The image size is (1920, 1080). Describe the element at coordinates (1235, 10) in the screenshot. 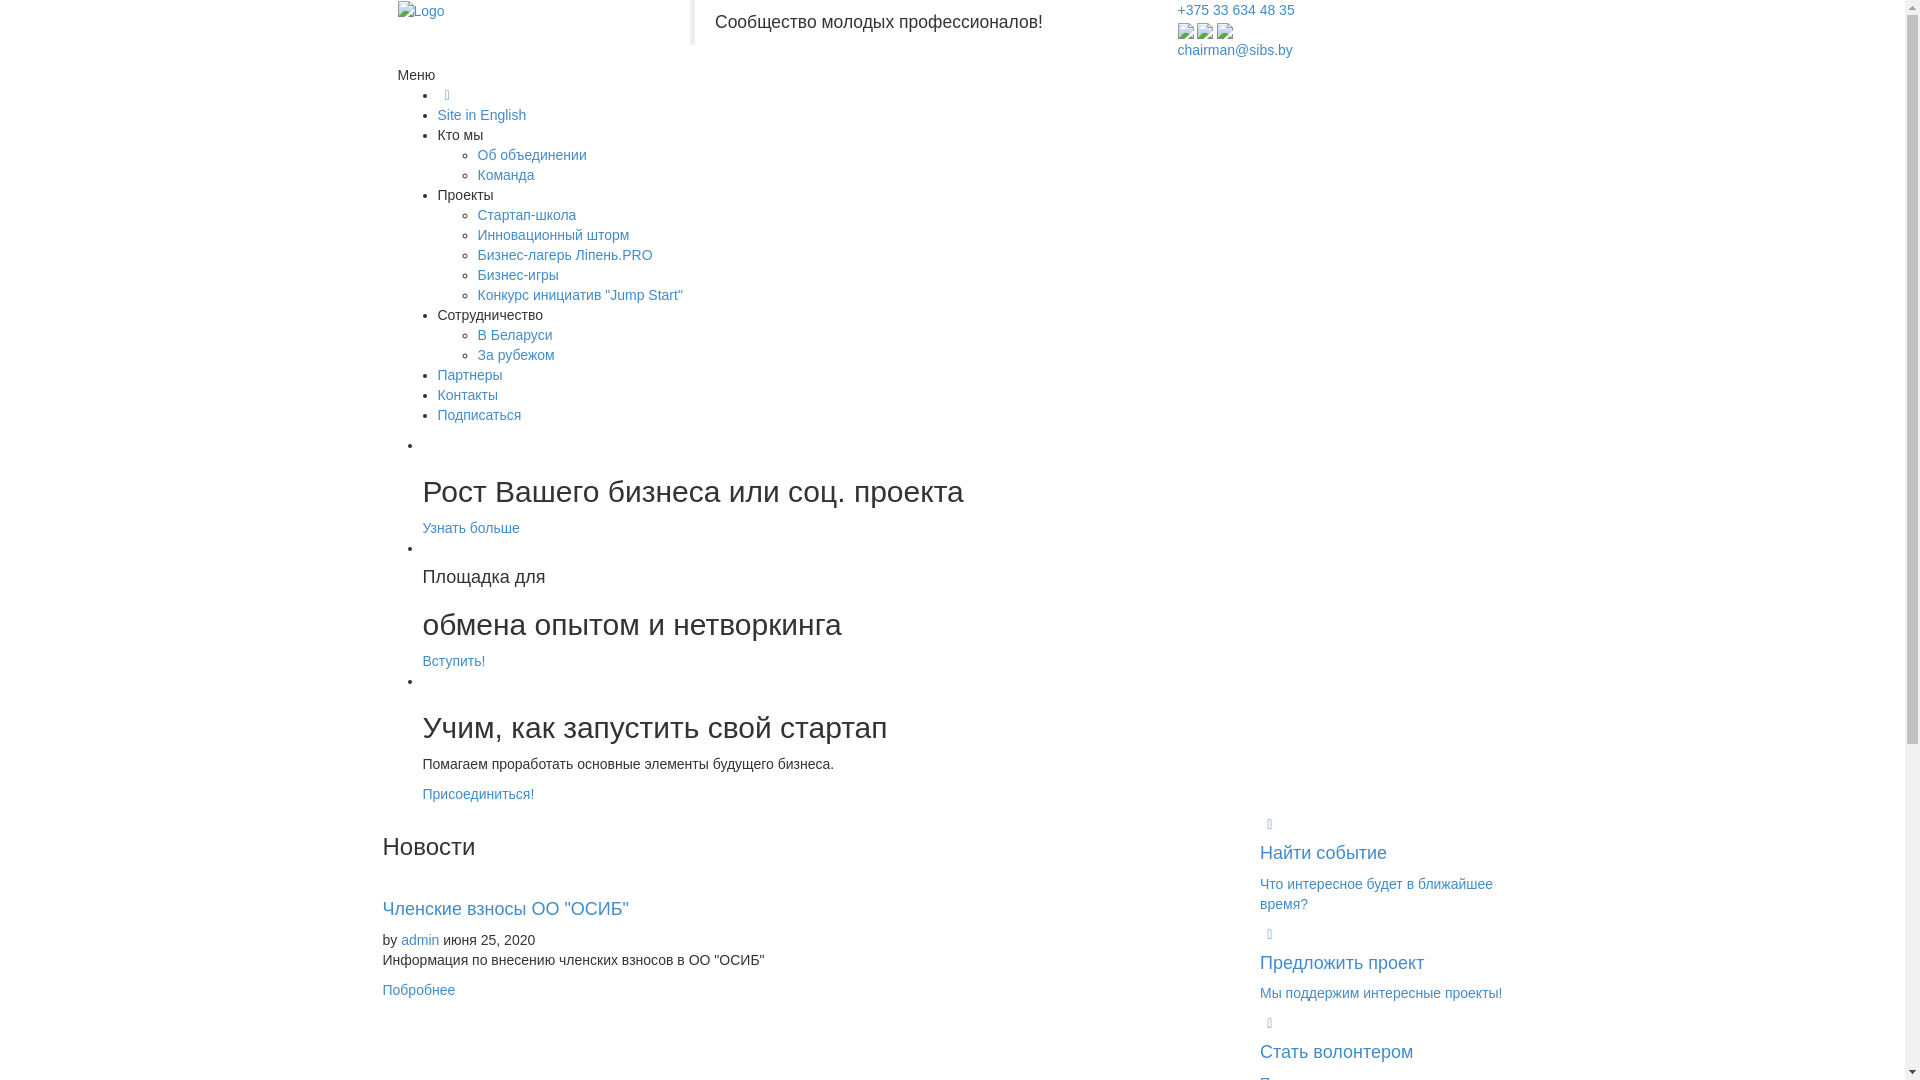

I see `'+375 33 634 48 35'` at that location.